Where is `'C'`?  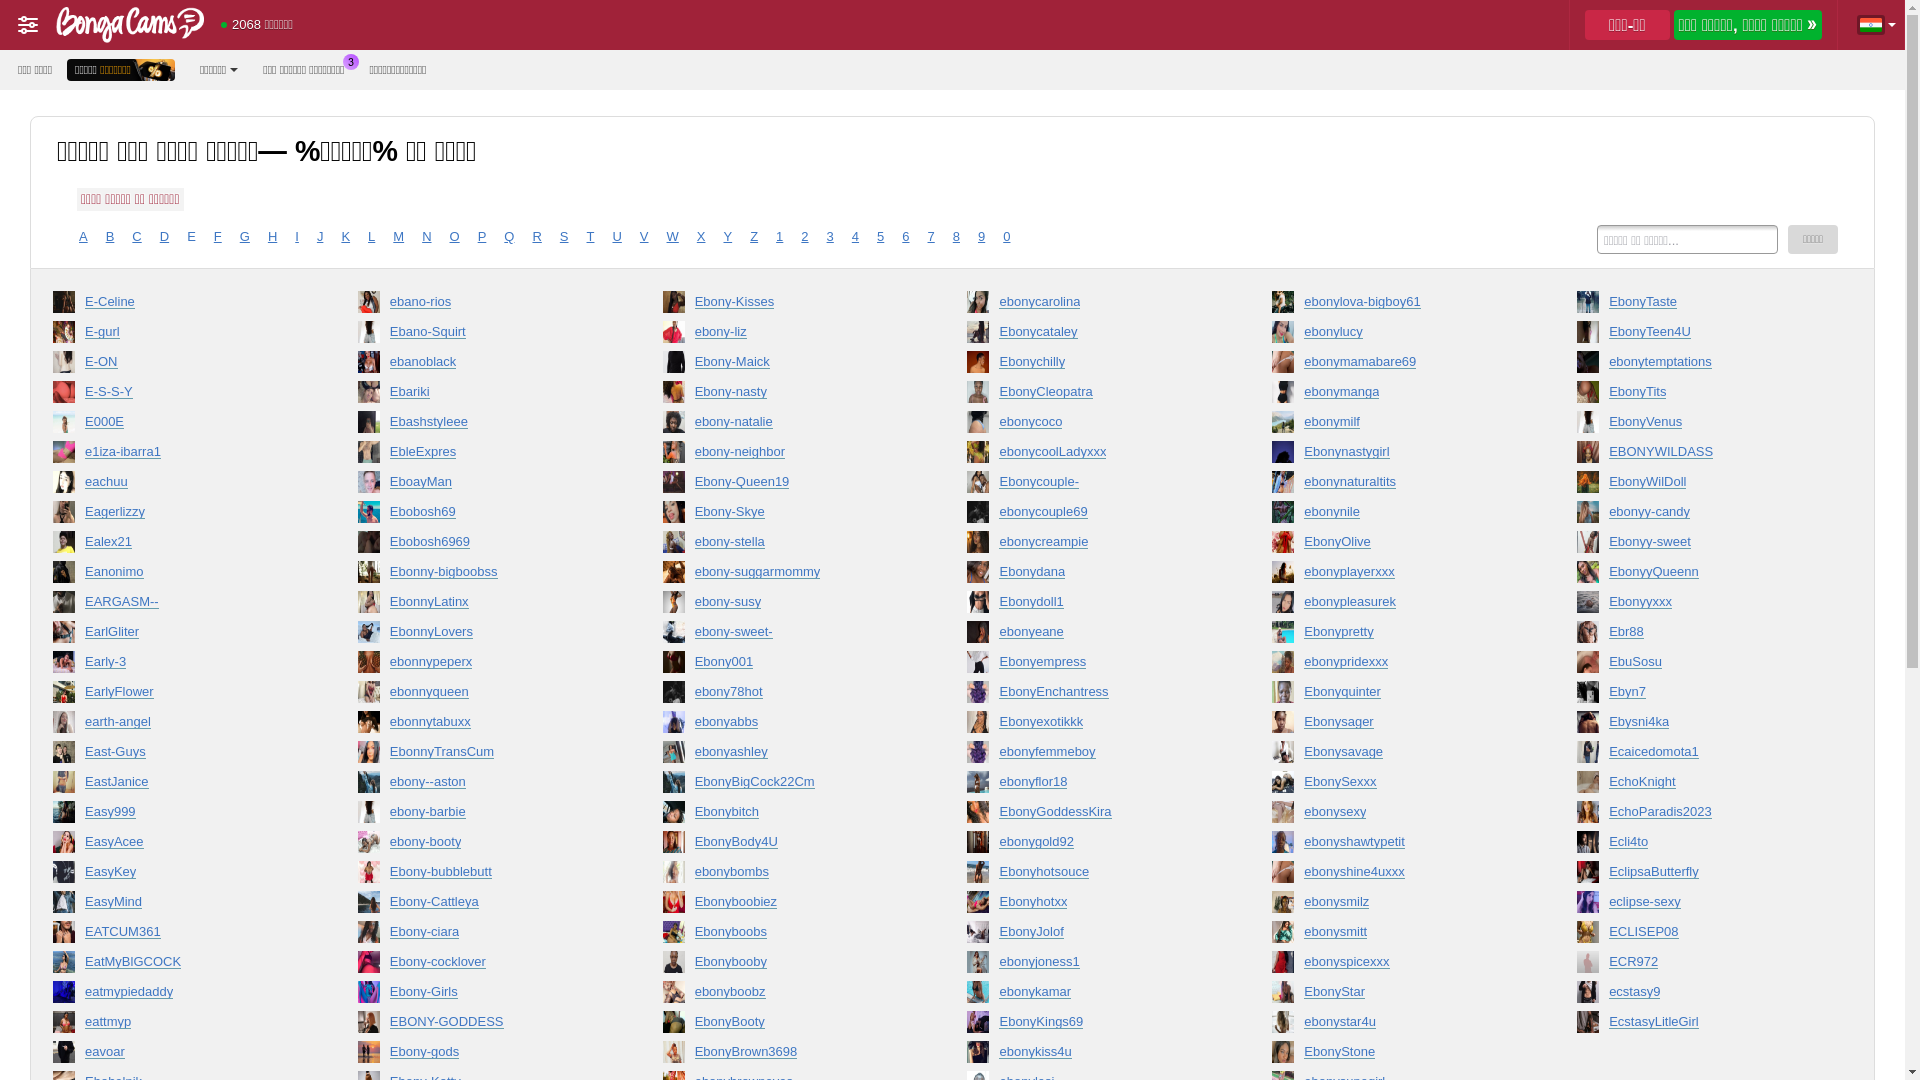
'C' is located at coordinates (131, 235).